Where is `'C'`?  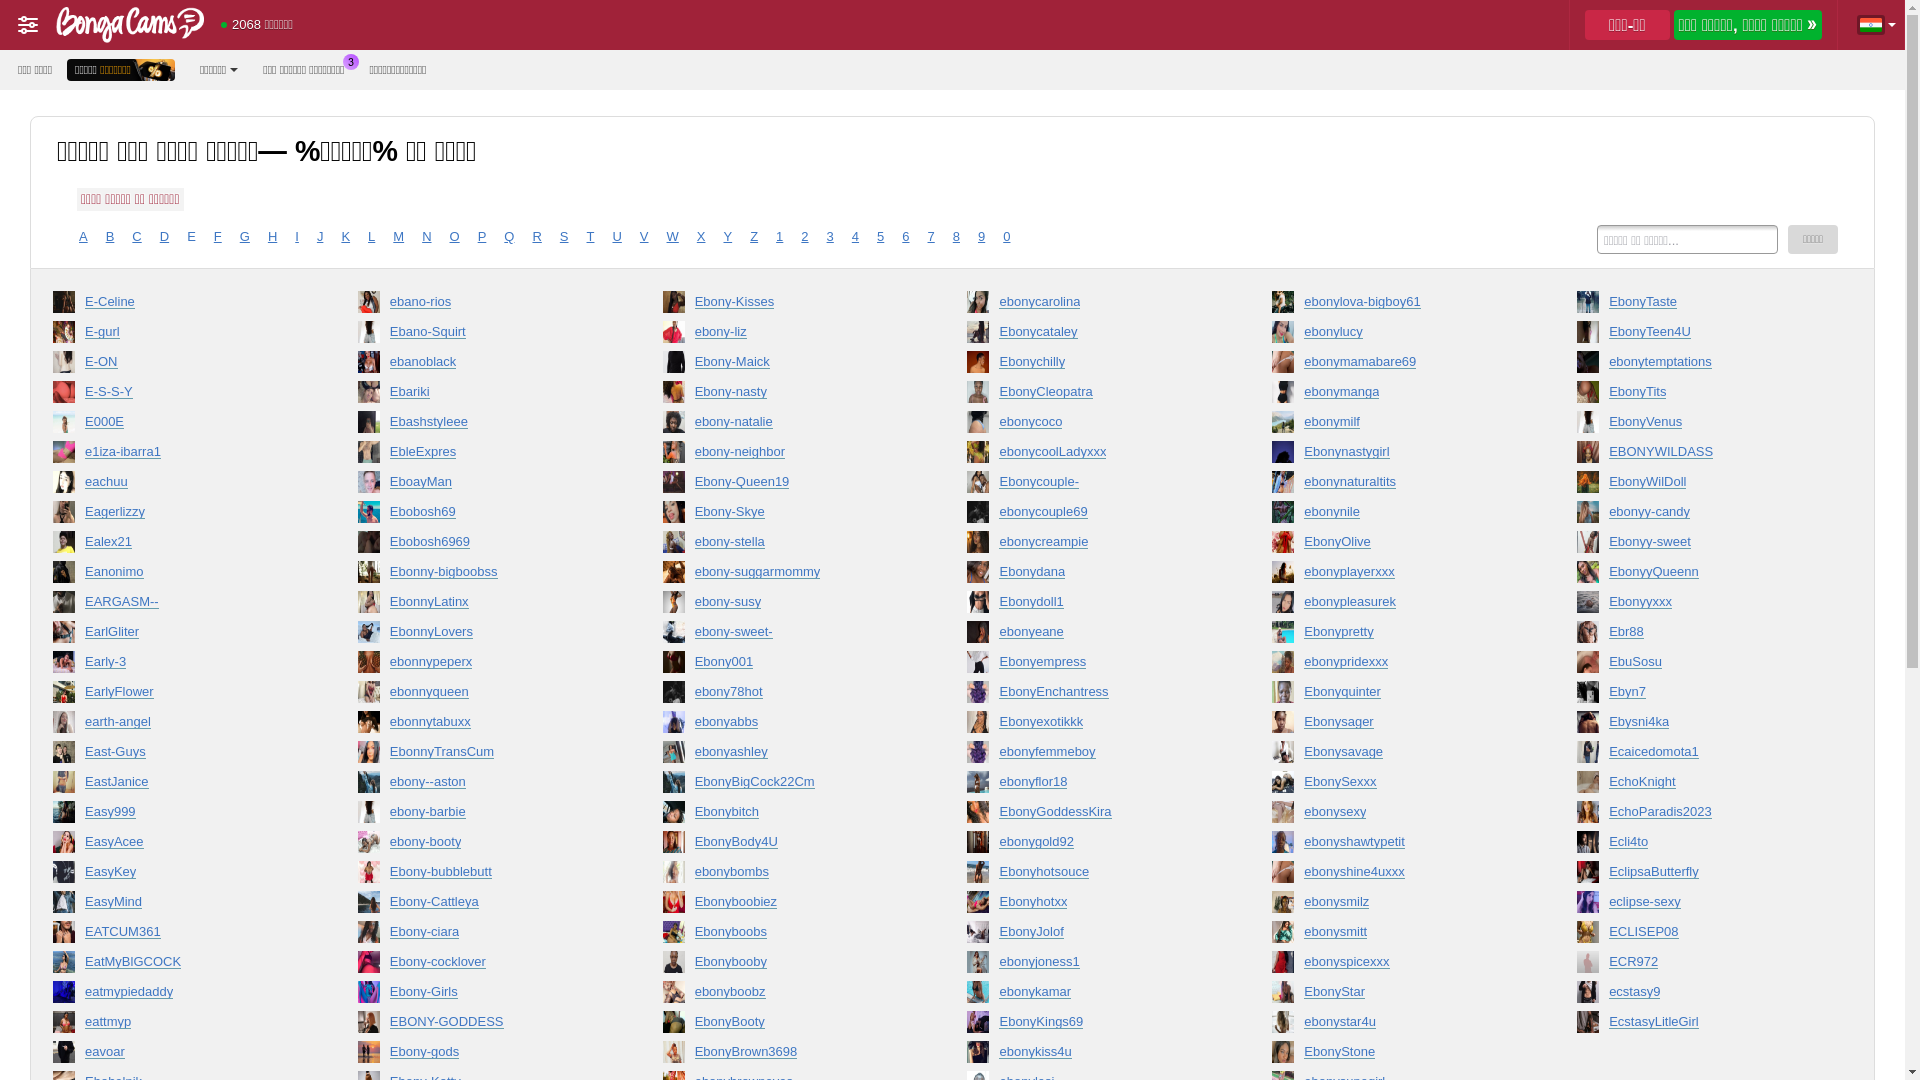
'C' is located at coordinates (131, 235).